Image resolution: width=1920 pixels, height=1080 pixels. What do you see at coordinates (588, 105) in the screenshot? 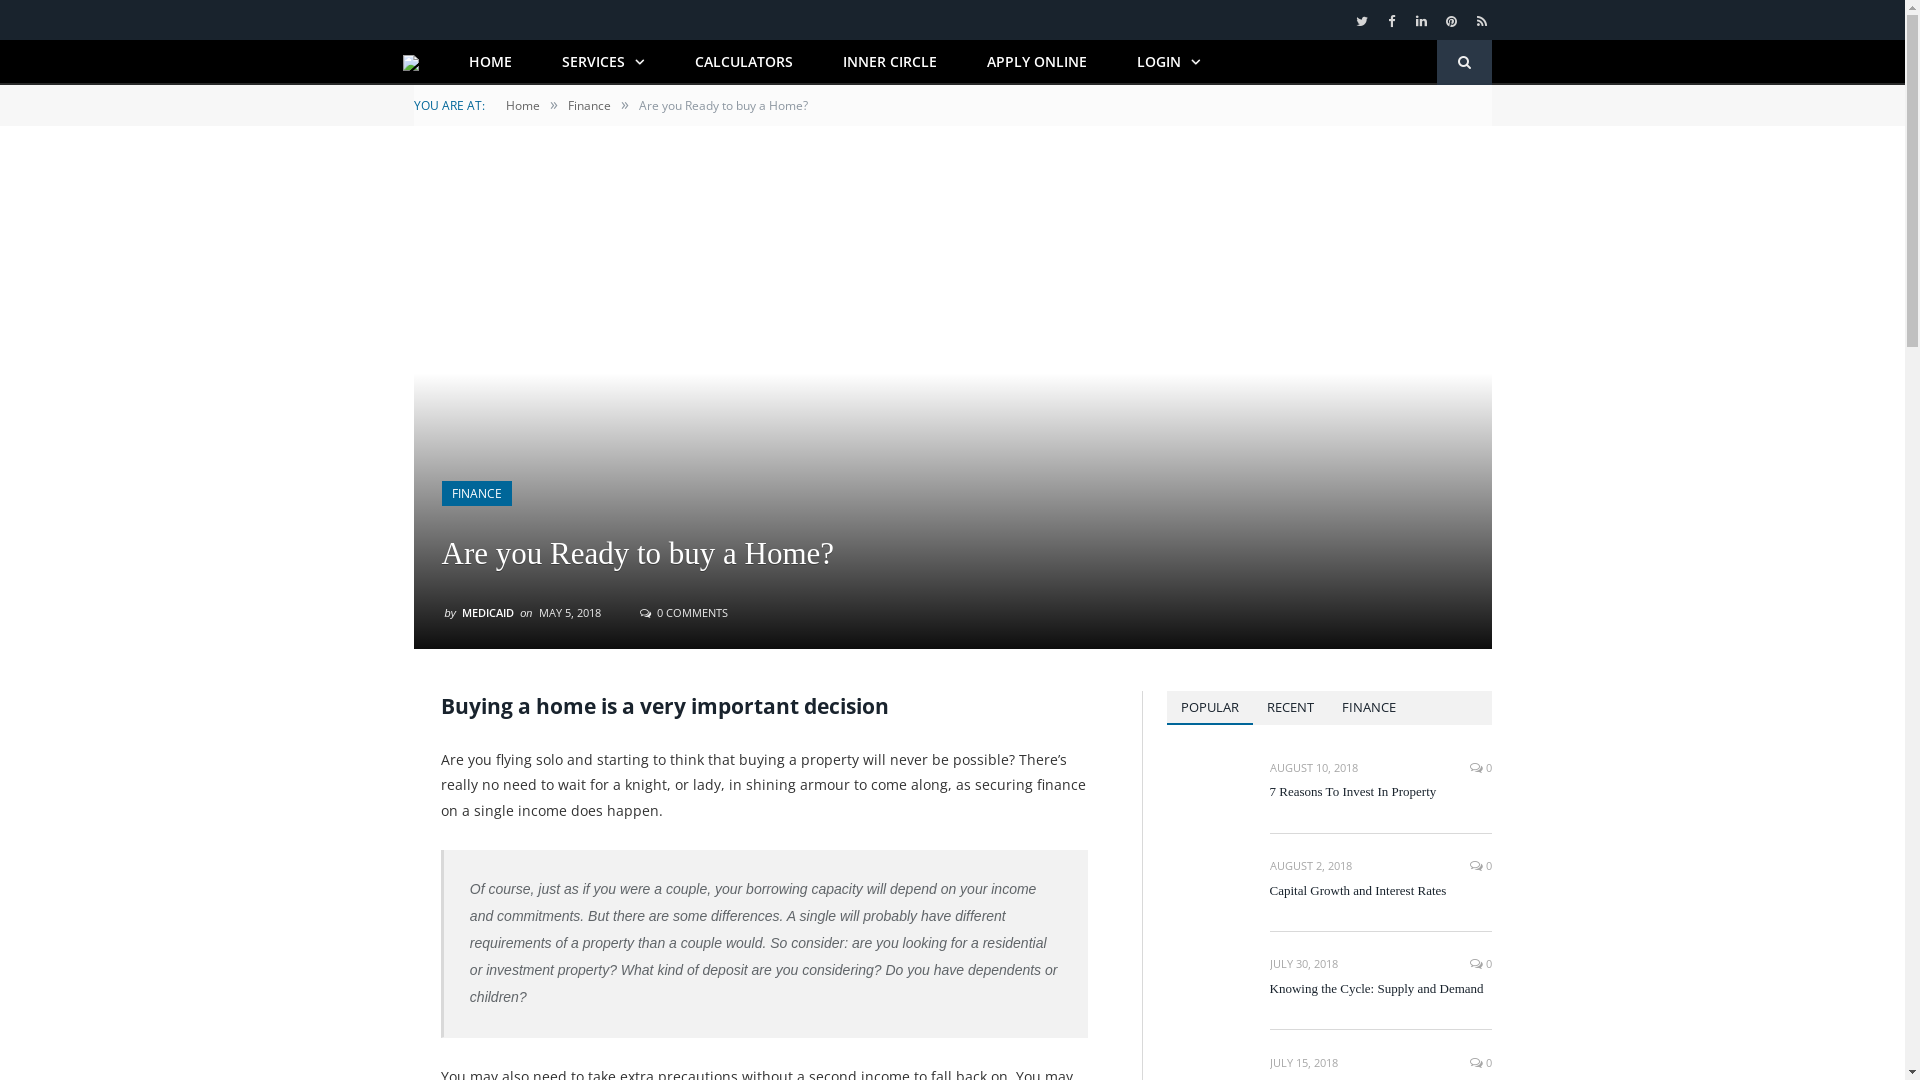
I see `'Finance'` at bounding box center [588, 105].